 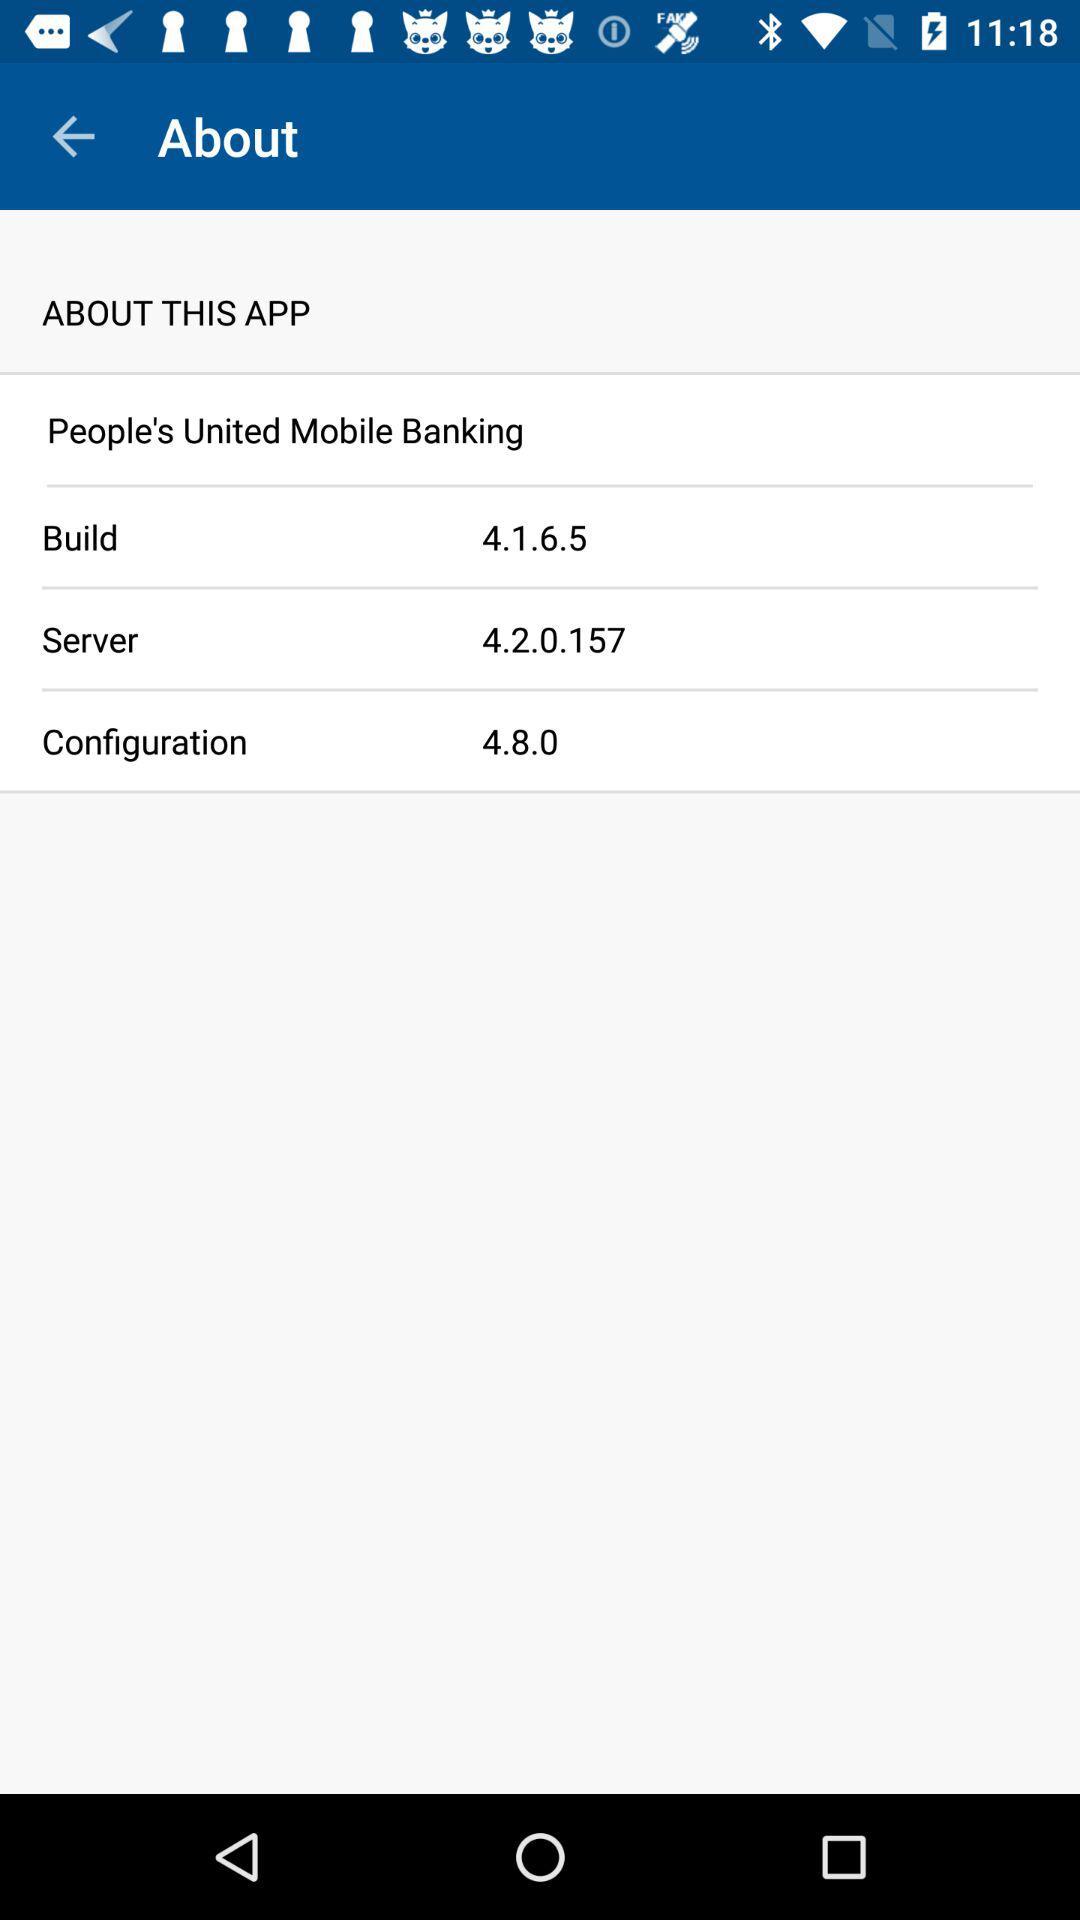 I want to click on app to the left of 4 1 6 icon, so click(x=240, y=537).